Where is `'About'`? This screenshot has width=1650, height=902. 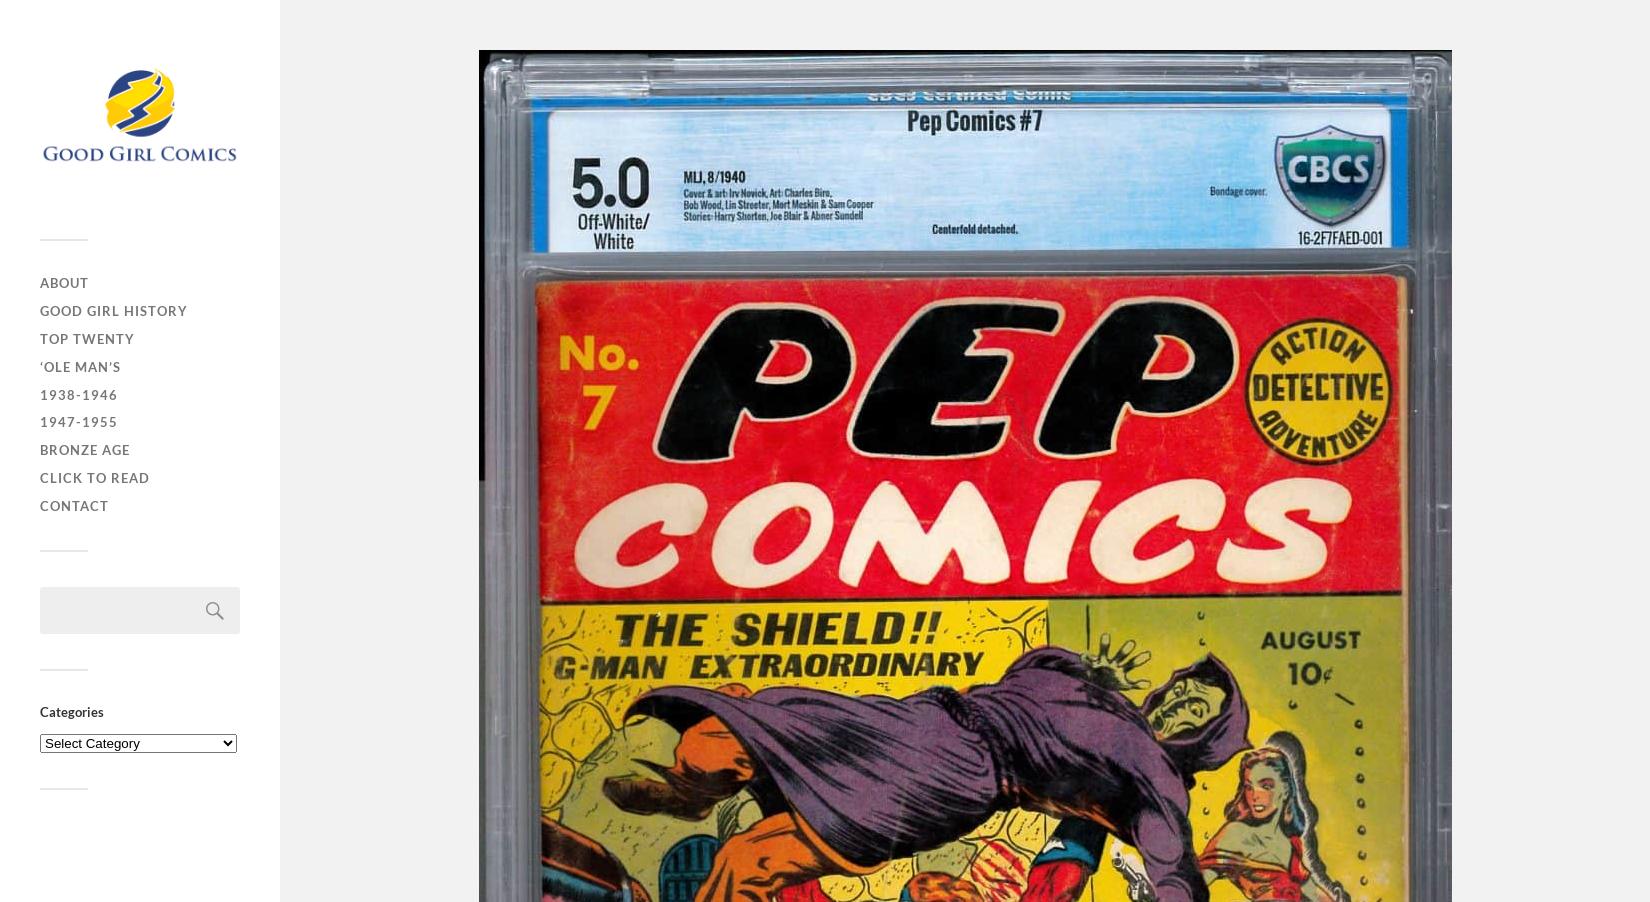
'About' is located at coordinates (64, 281).